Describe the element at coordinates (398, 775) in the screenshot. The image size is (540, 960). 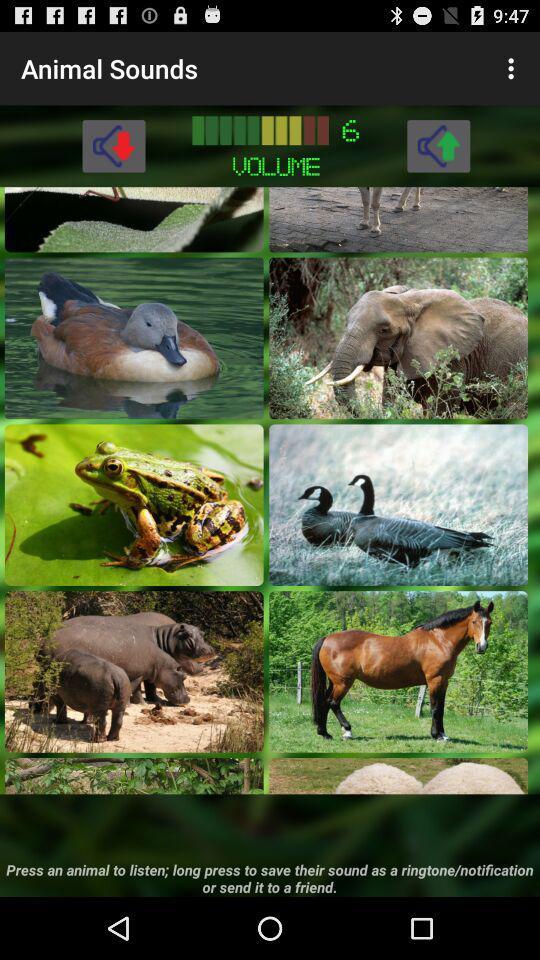
I see `app above press an animal` at that location.